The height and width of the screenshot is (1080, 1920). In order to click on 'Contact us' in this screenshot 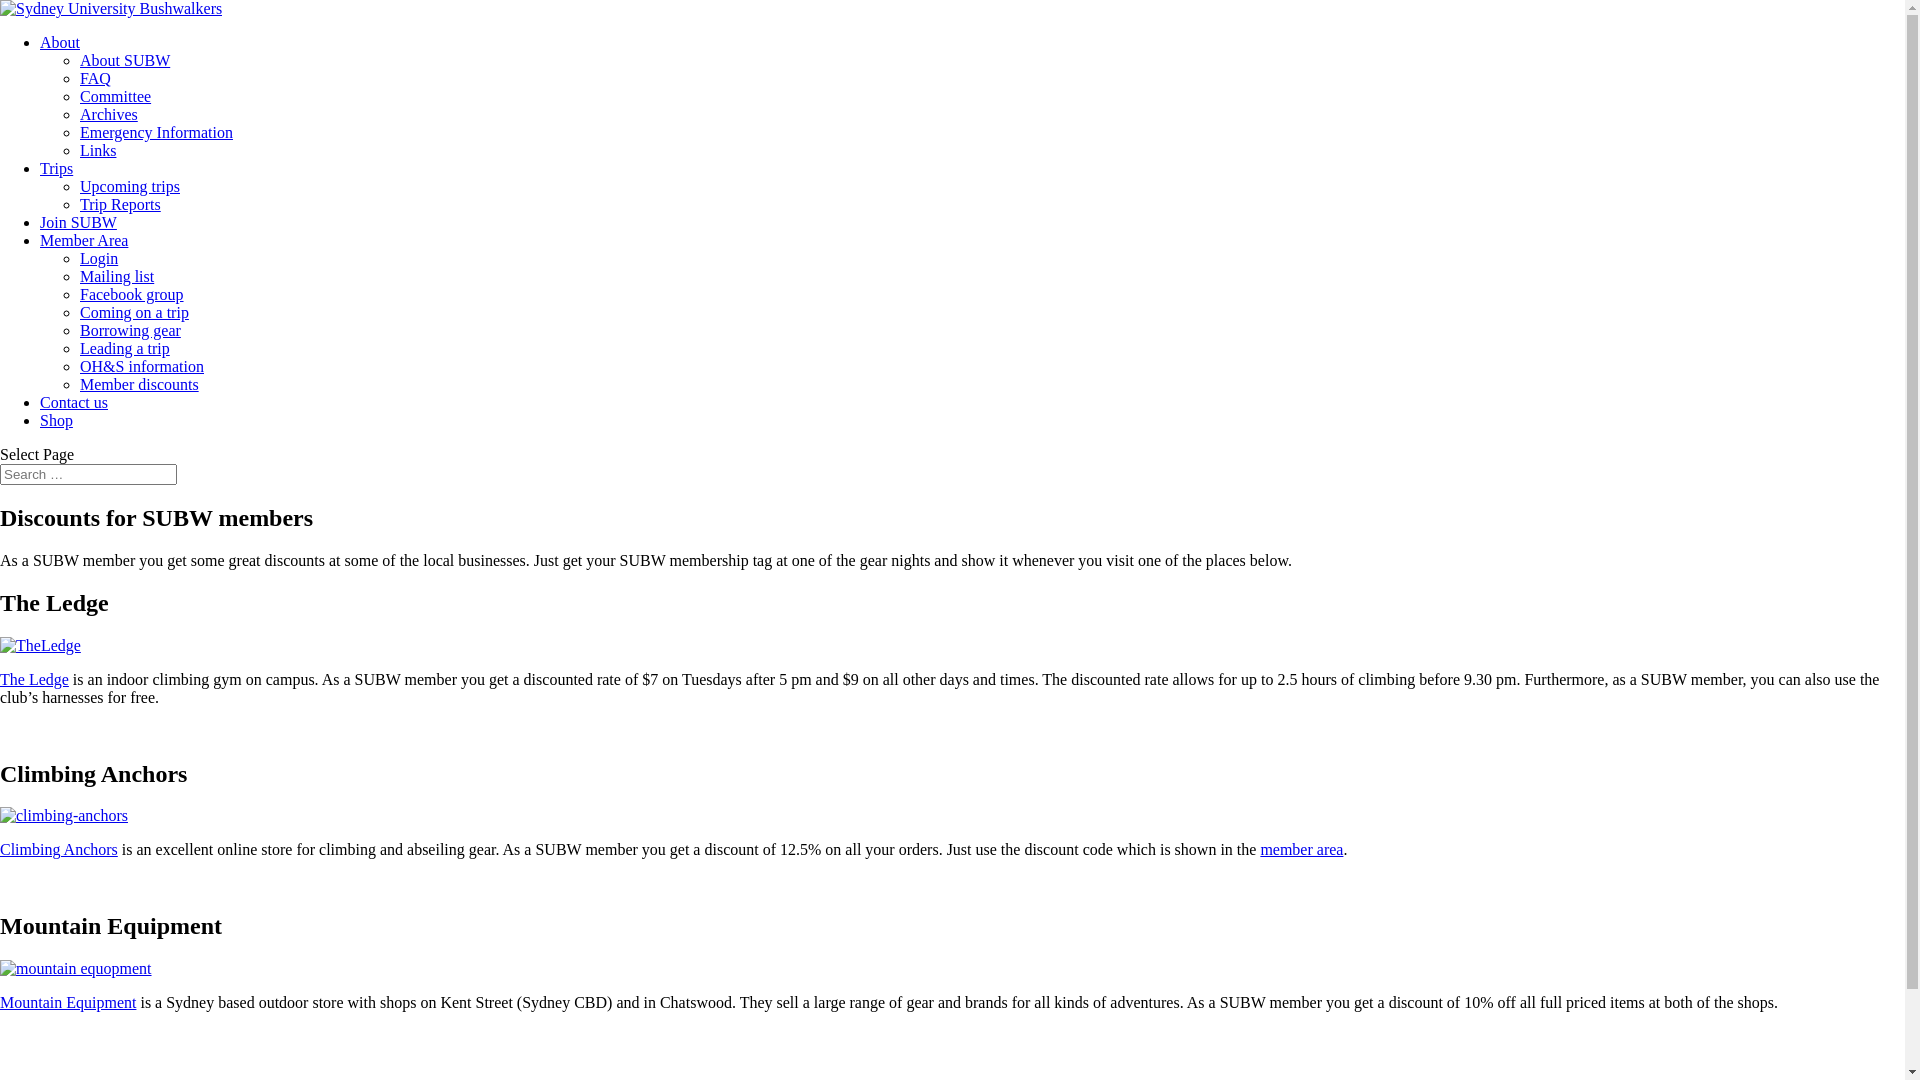, I will do `click(73, 402)`.